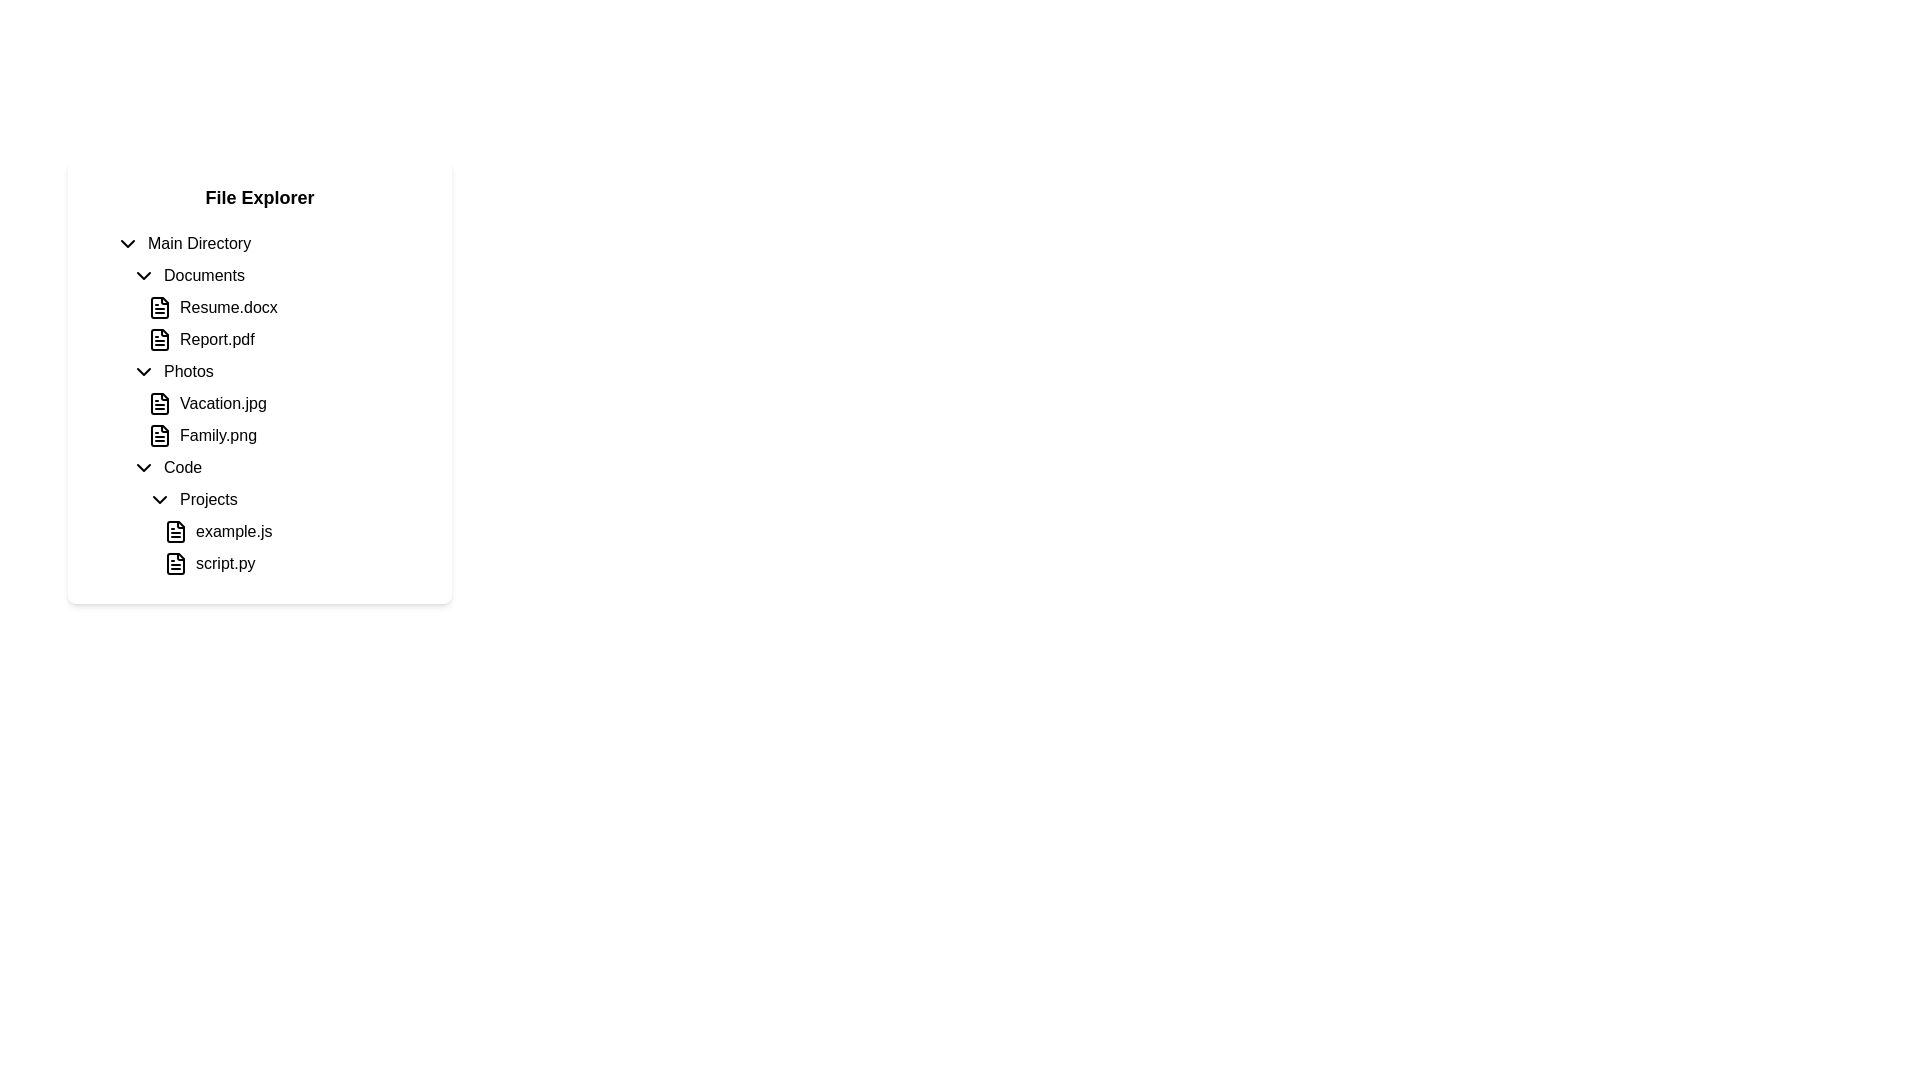  I want to click on the text label displaying 'example.js', so click(234, 531).